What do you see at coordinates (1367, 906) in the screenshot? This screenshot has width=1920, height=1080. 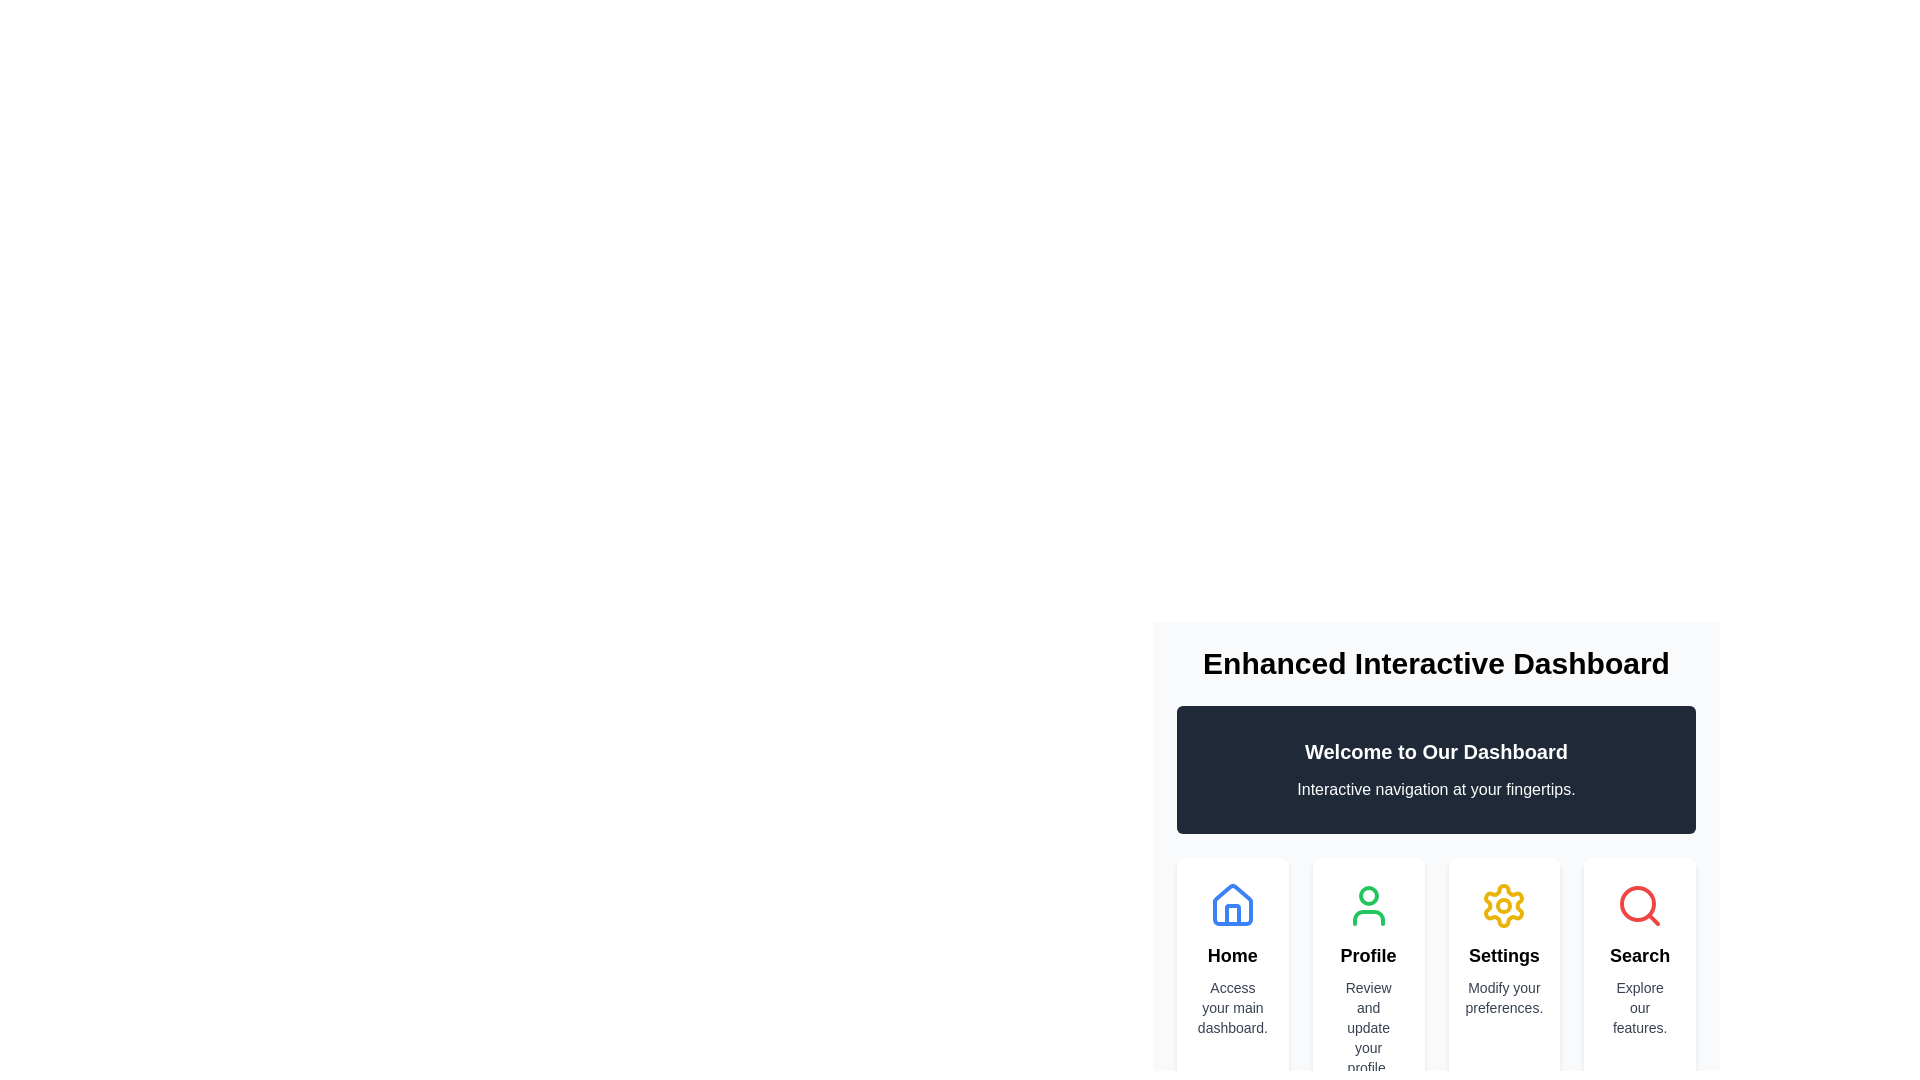 I see `the green user icon in the second card from the left on the dashboard, which is positioned above the text 'Profile' and 'Review and update your profile.'` at bounding box center [1367, 906].